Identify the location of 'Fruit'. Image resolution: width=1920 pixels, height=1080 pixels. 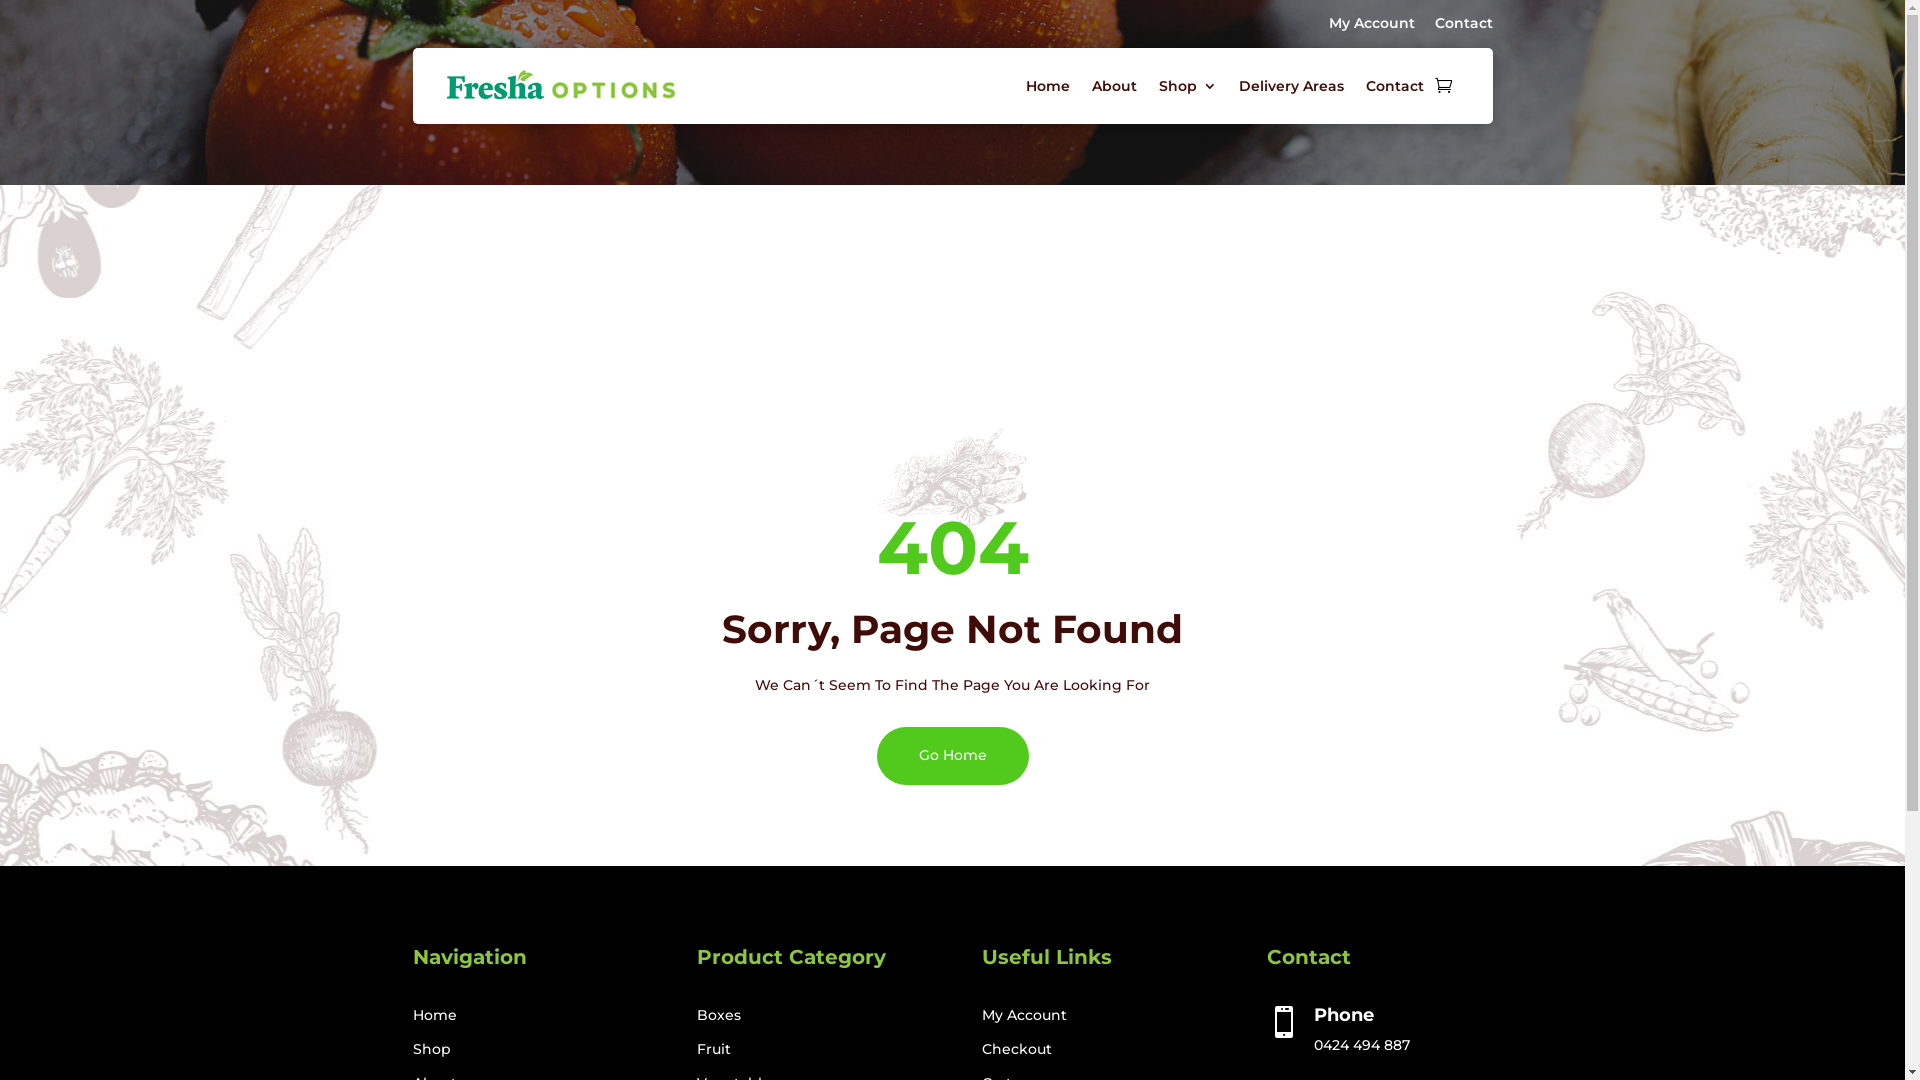
(696, 1048).